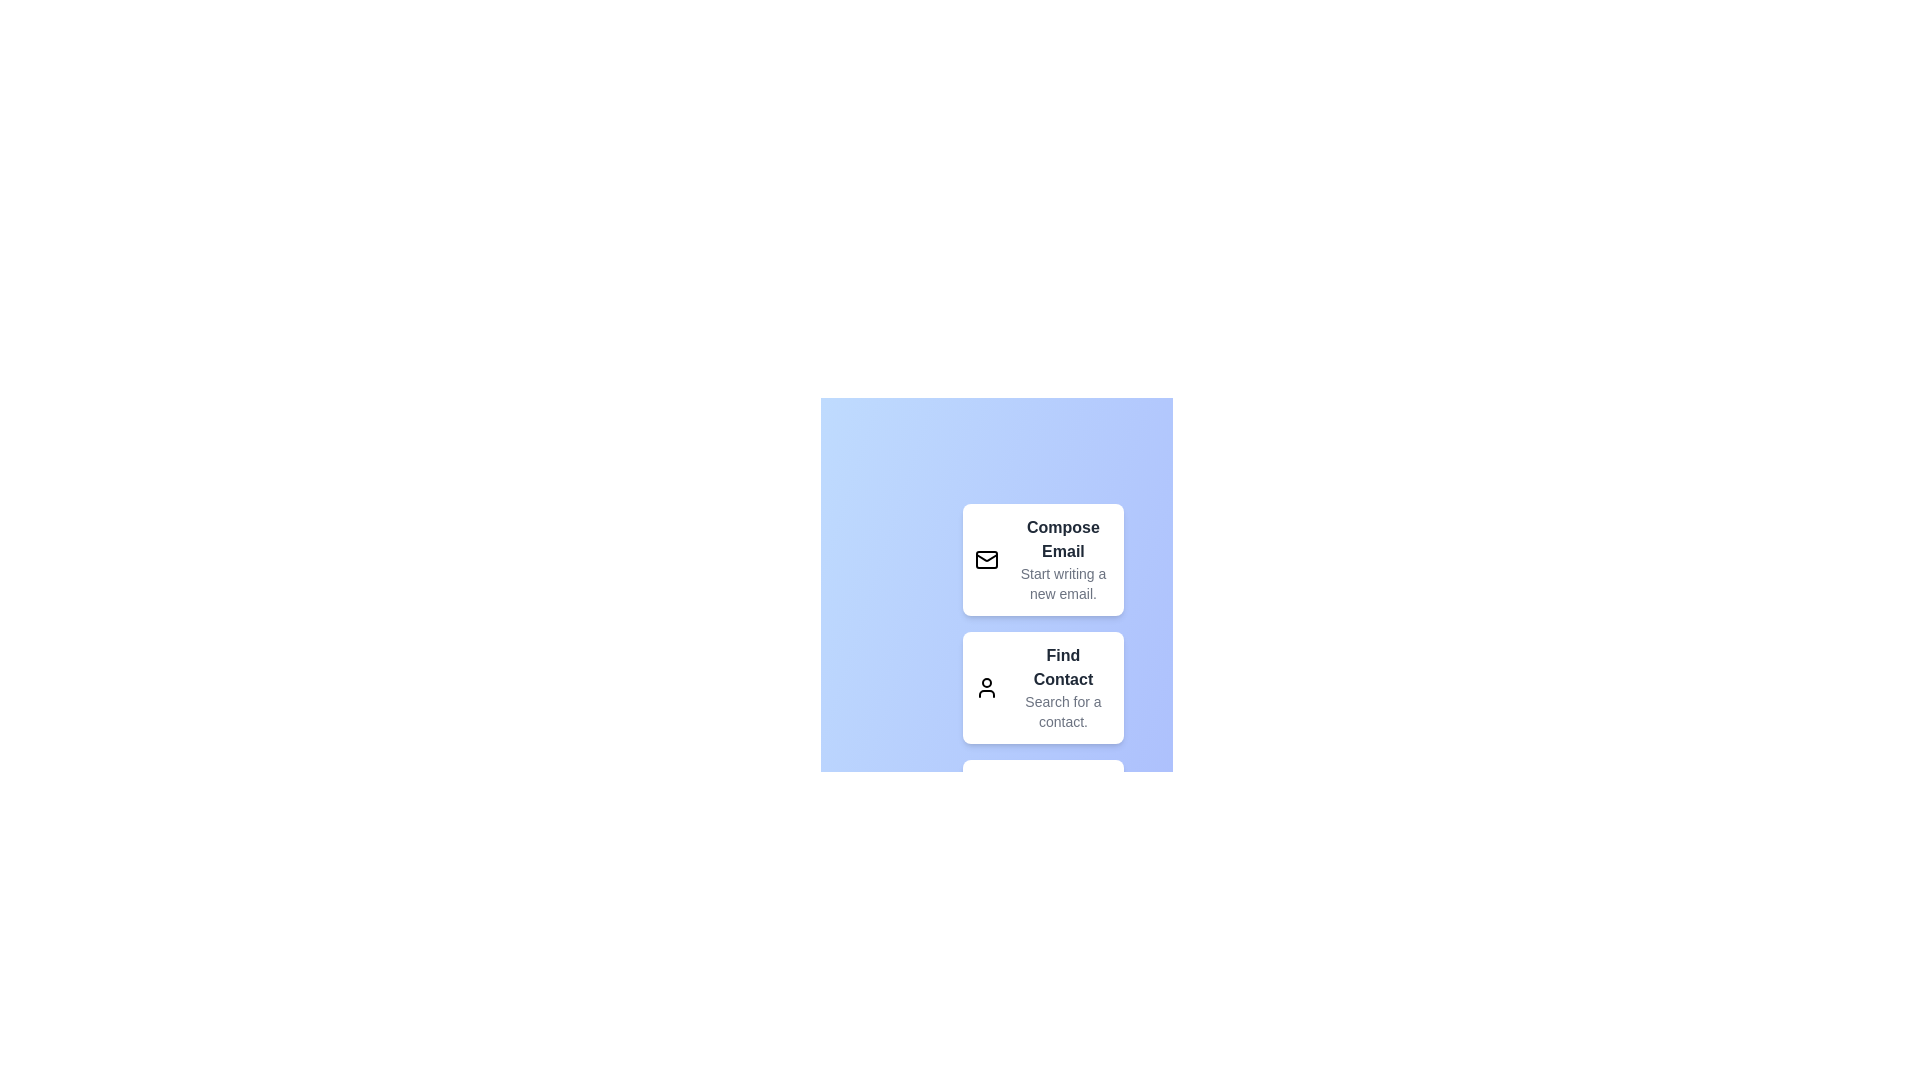  I want to click on the 'Compose Email' button to start writing a new email, so click(1041, 559).